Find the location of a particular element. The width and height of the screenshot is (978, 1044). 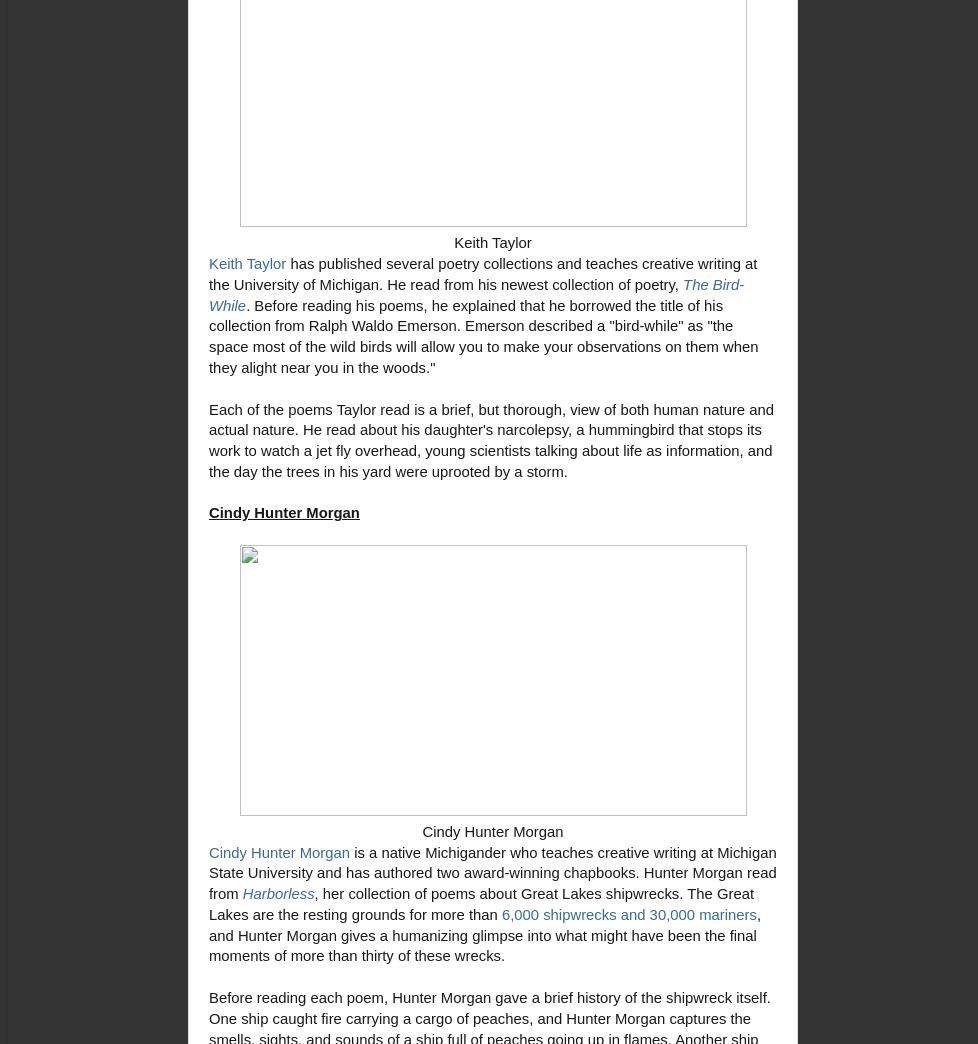

'Each of the poems Taylor read is a brief, but thorough, view of' is located at coordinates (208, 408).